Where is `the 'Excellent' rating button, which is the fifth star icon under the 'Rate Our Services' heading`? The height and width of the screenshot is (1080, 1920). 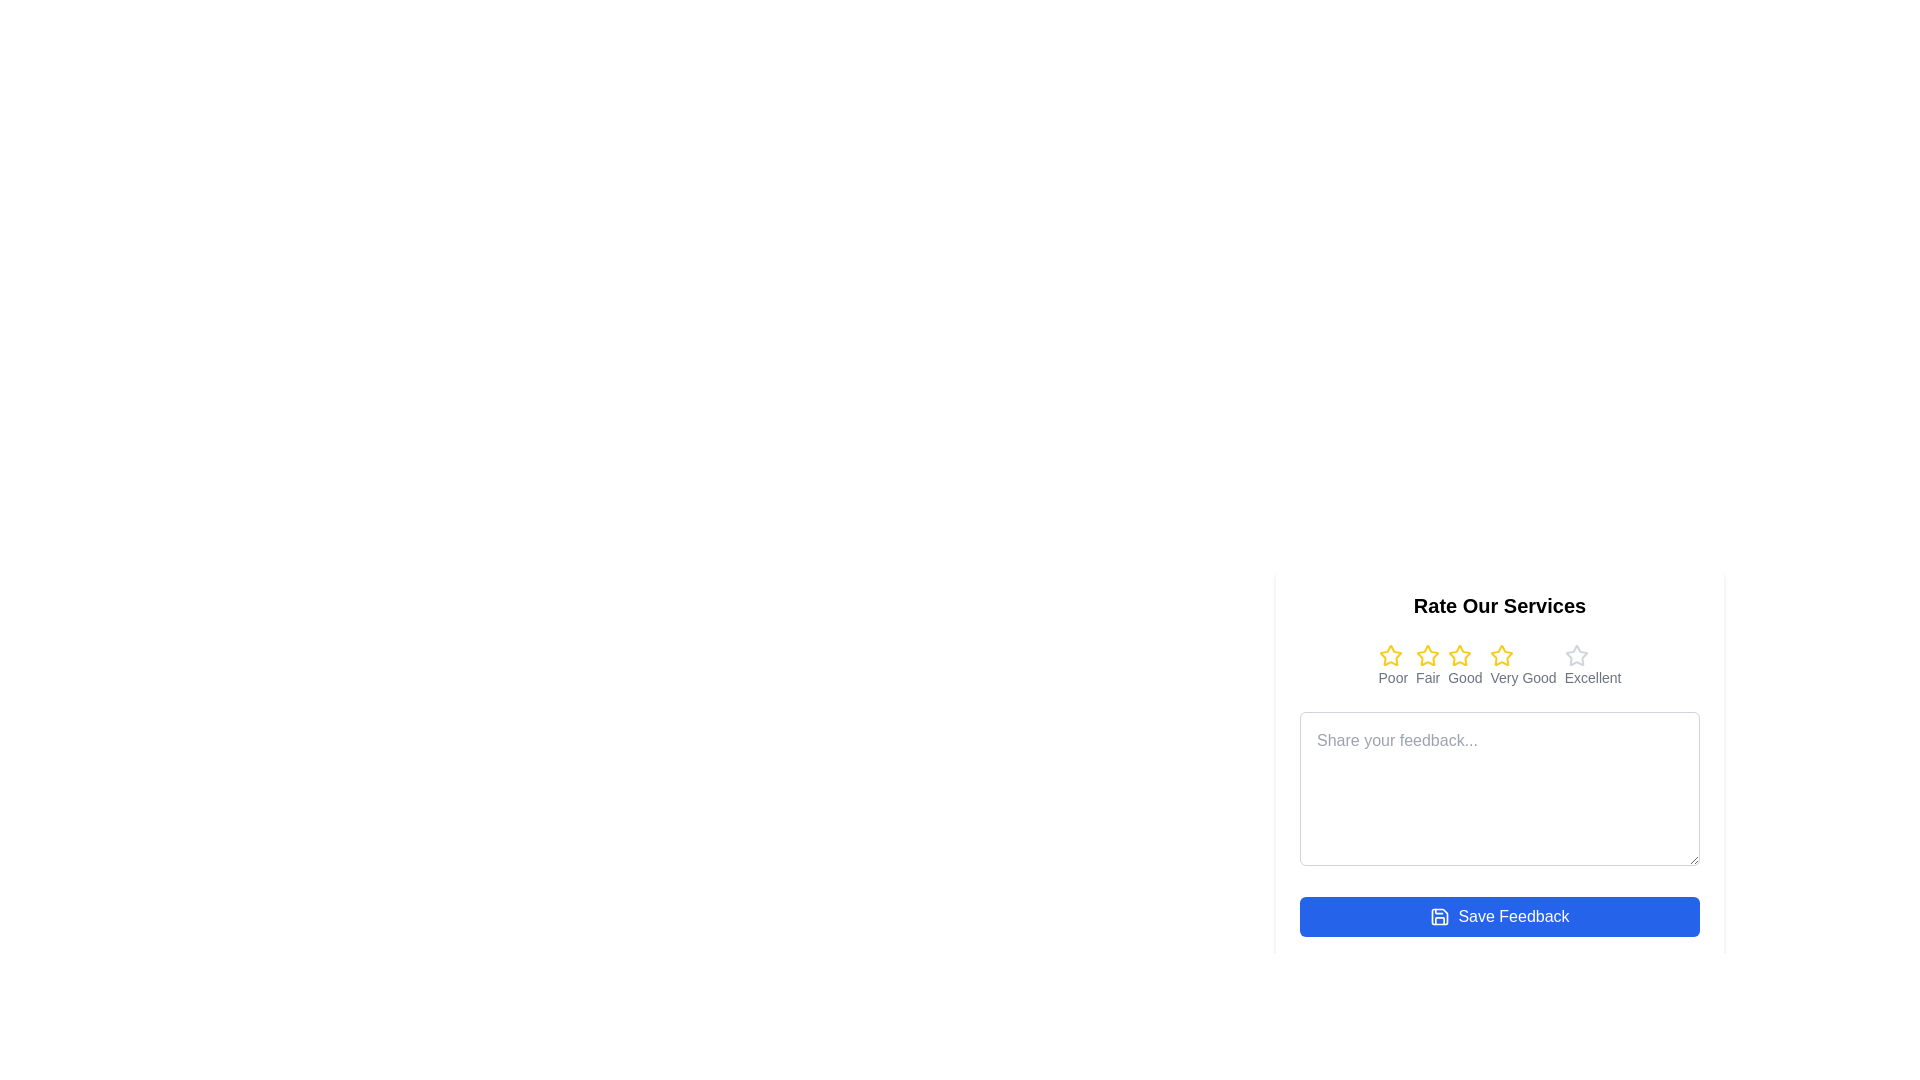
the 'Excellent' rating button, which is the fifth star icon under the 'Rate Our Services' heading is located at coordinates (1575, 655).